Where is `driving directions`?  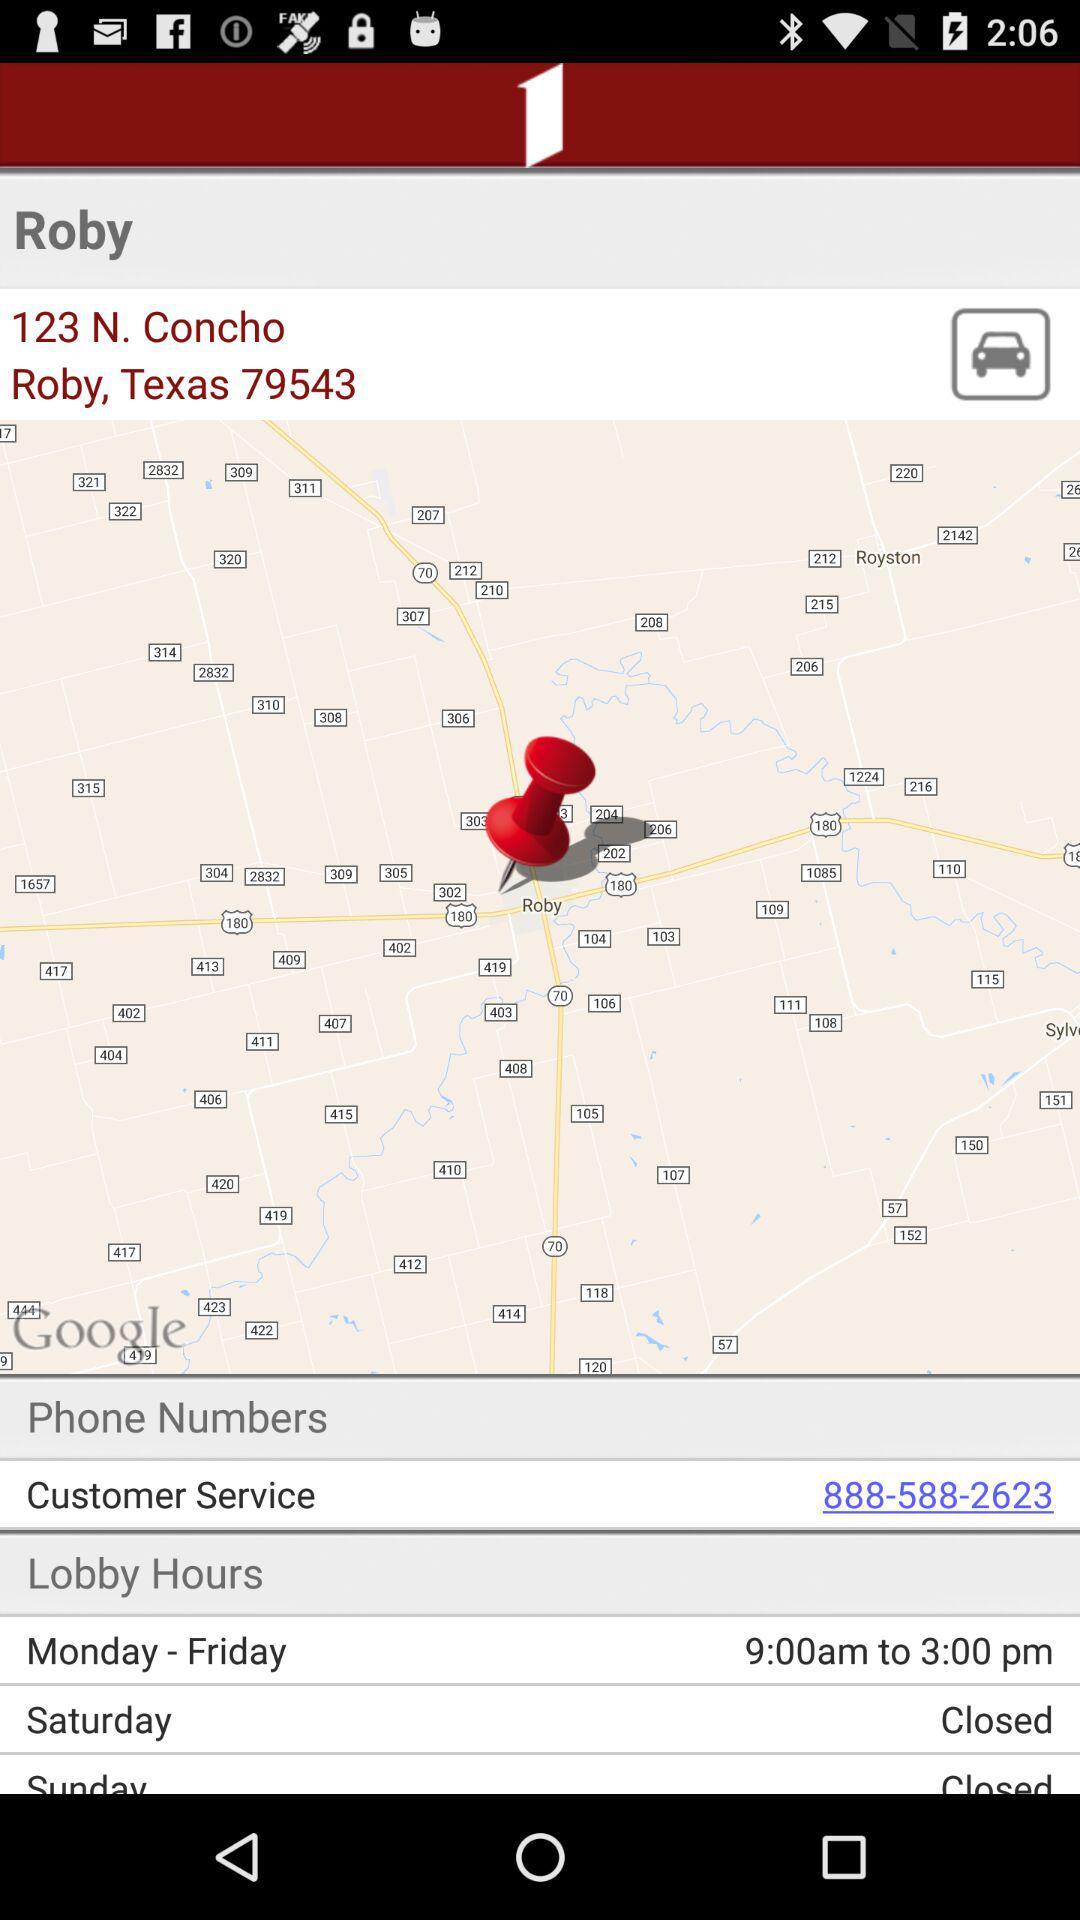
driving directions is located at coordinates (999, 354).